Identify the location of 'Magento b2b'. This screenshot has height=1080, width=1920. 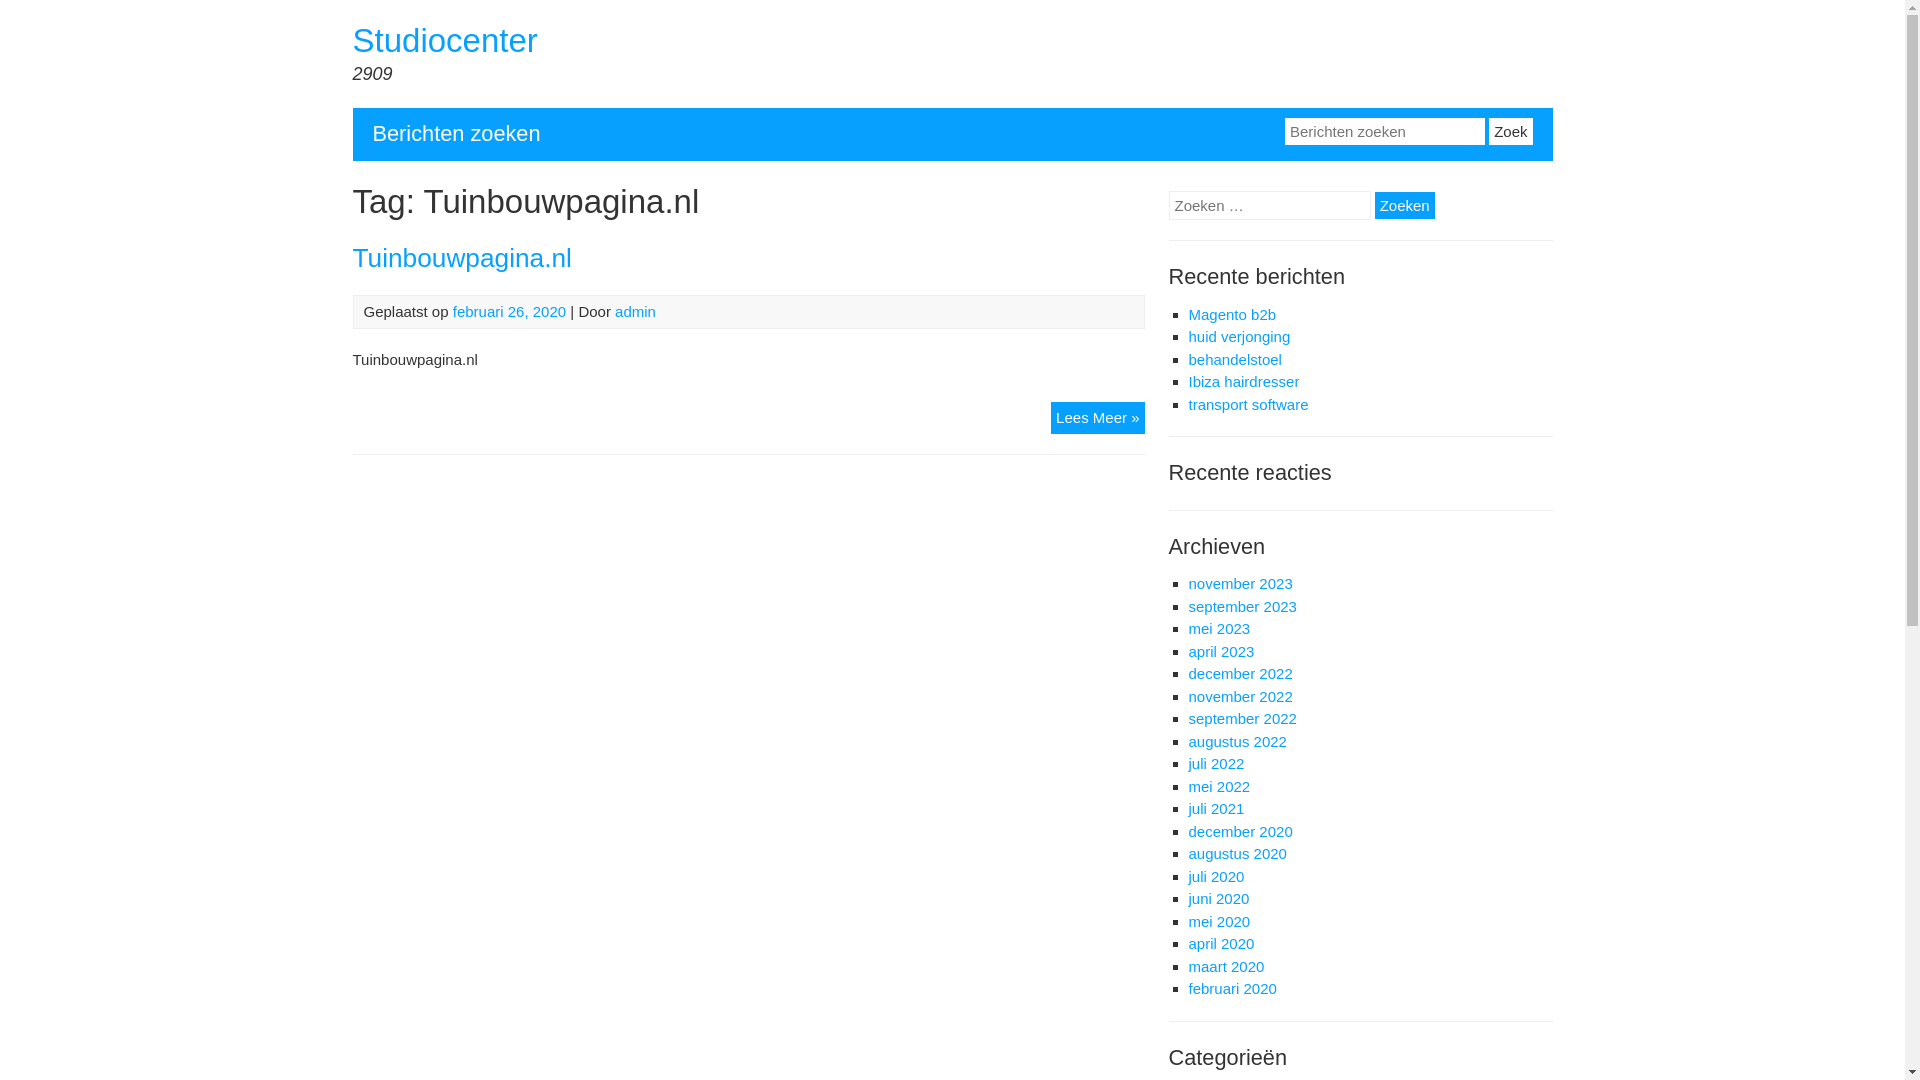
(1231, 314).